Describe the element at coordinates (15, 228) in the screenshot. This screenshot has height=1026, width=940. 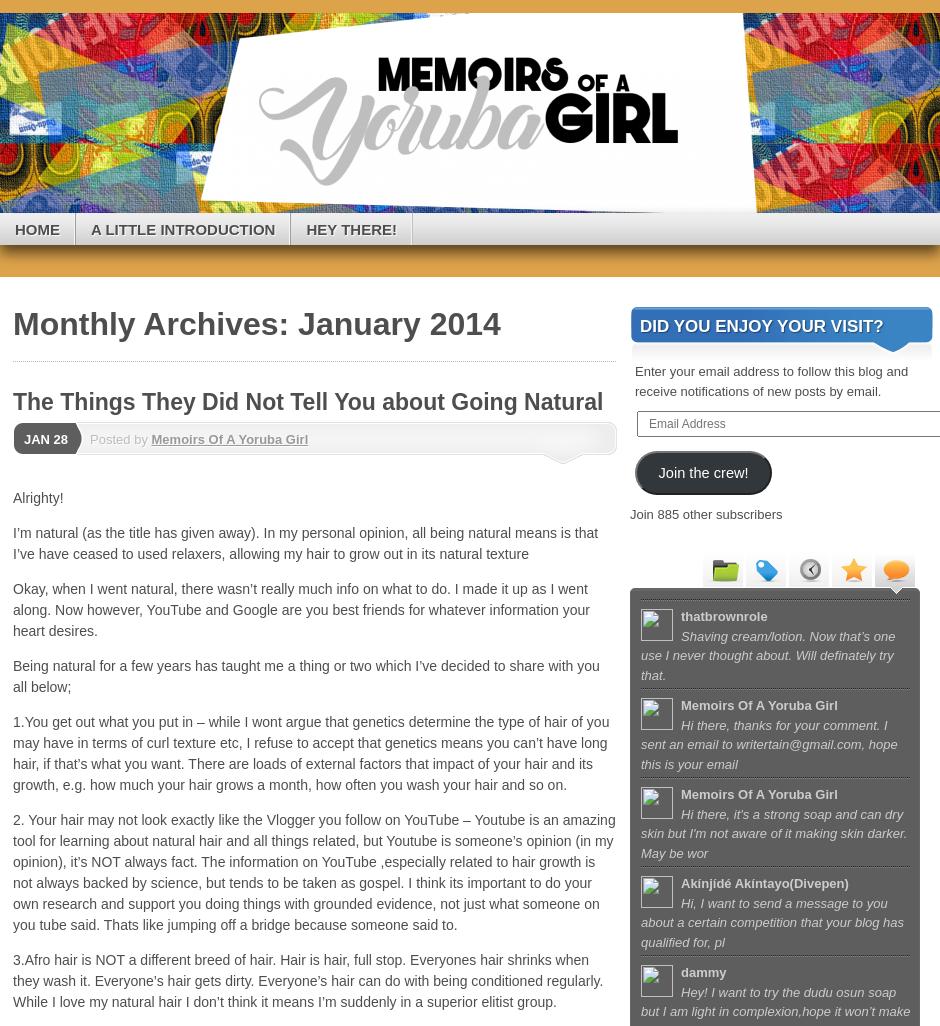
I see `'Home'` at that location.